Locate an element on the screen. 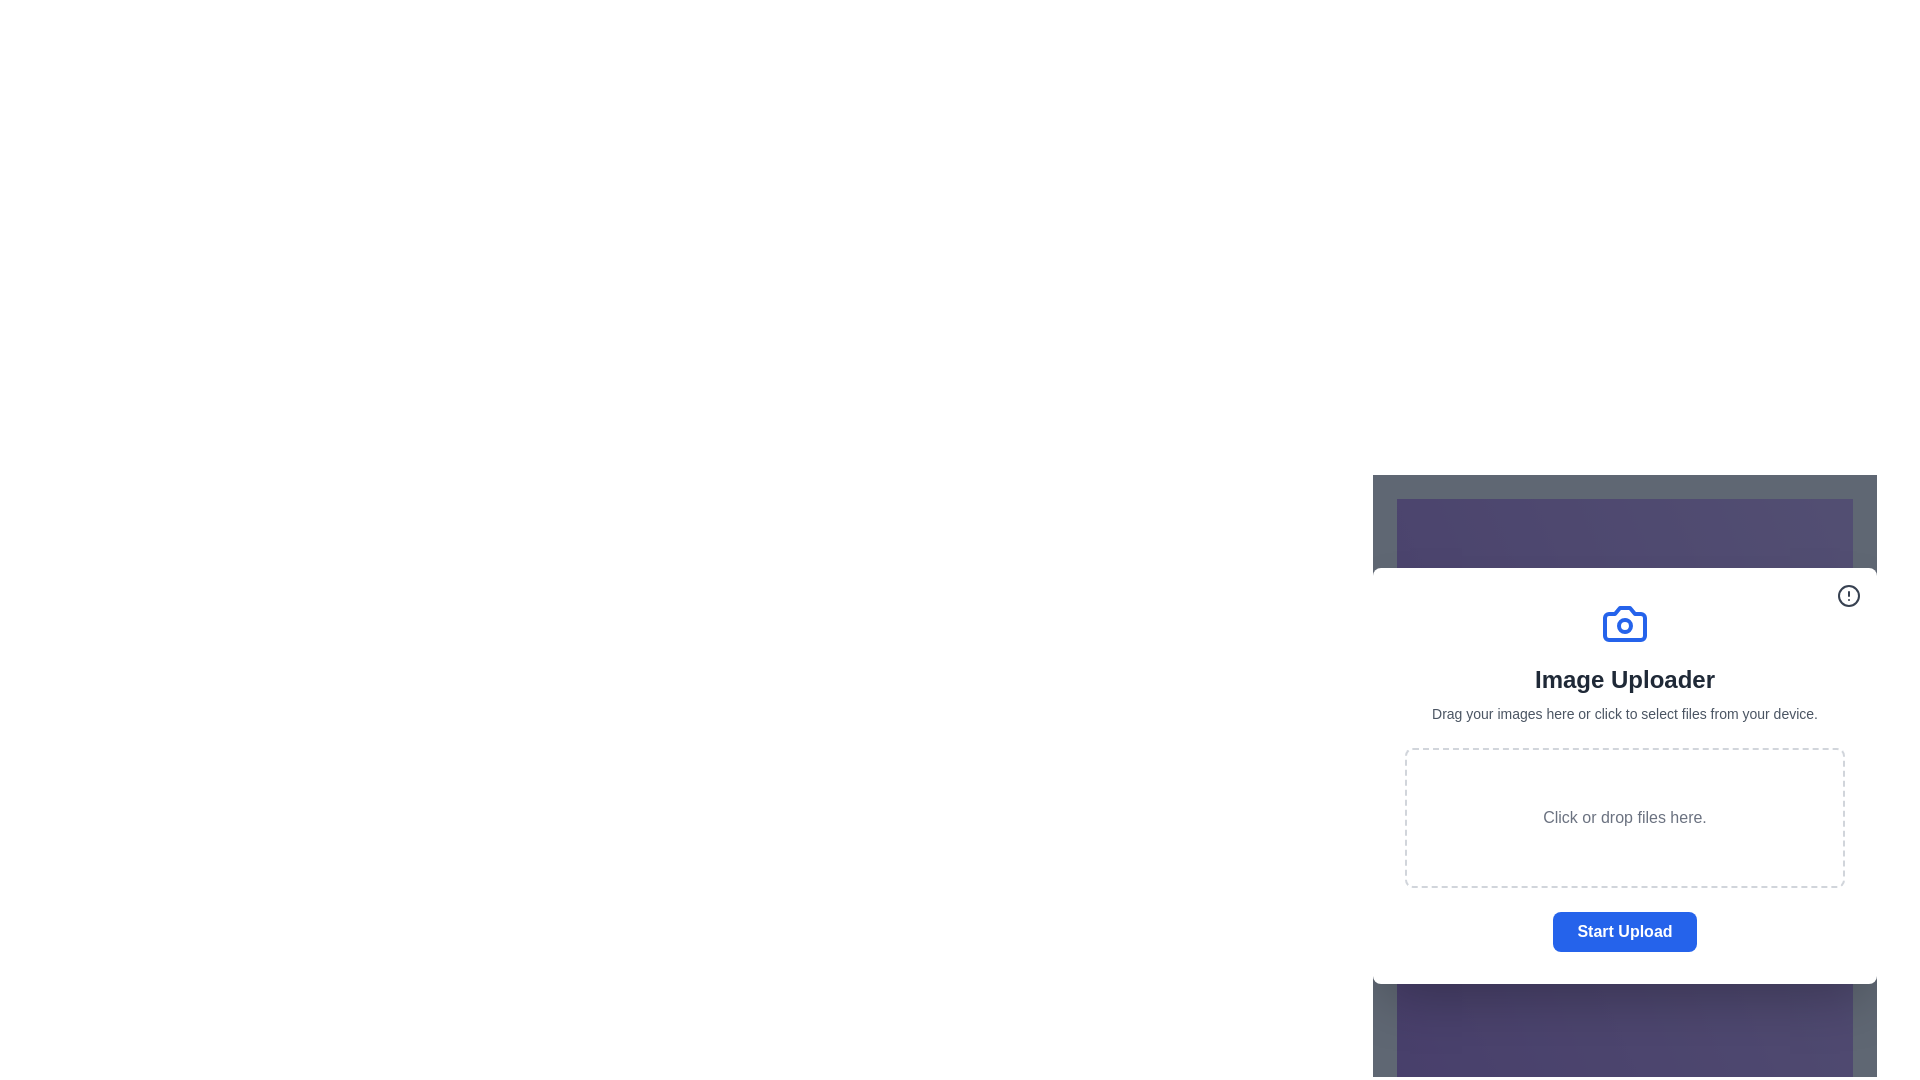 The width and height of the screenshot is (1920, 1080). the circular alert icon button located at the top-right corner of the 'Image Uploader' modal is located at coordinates (1847, 595).